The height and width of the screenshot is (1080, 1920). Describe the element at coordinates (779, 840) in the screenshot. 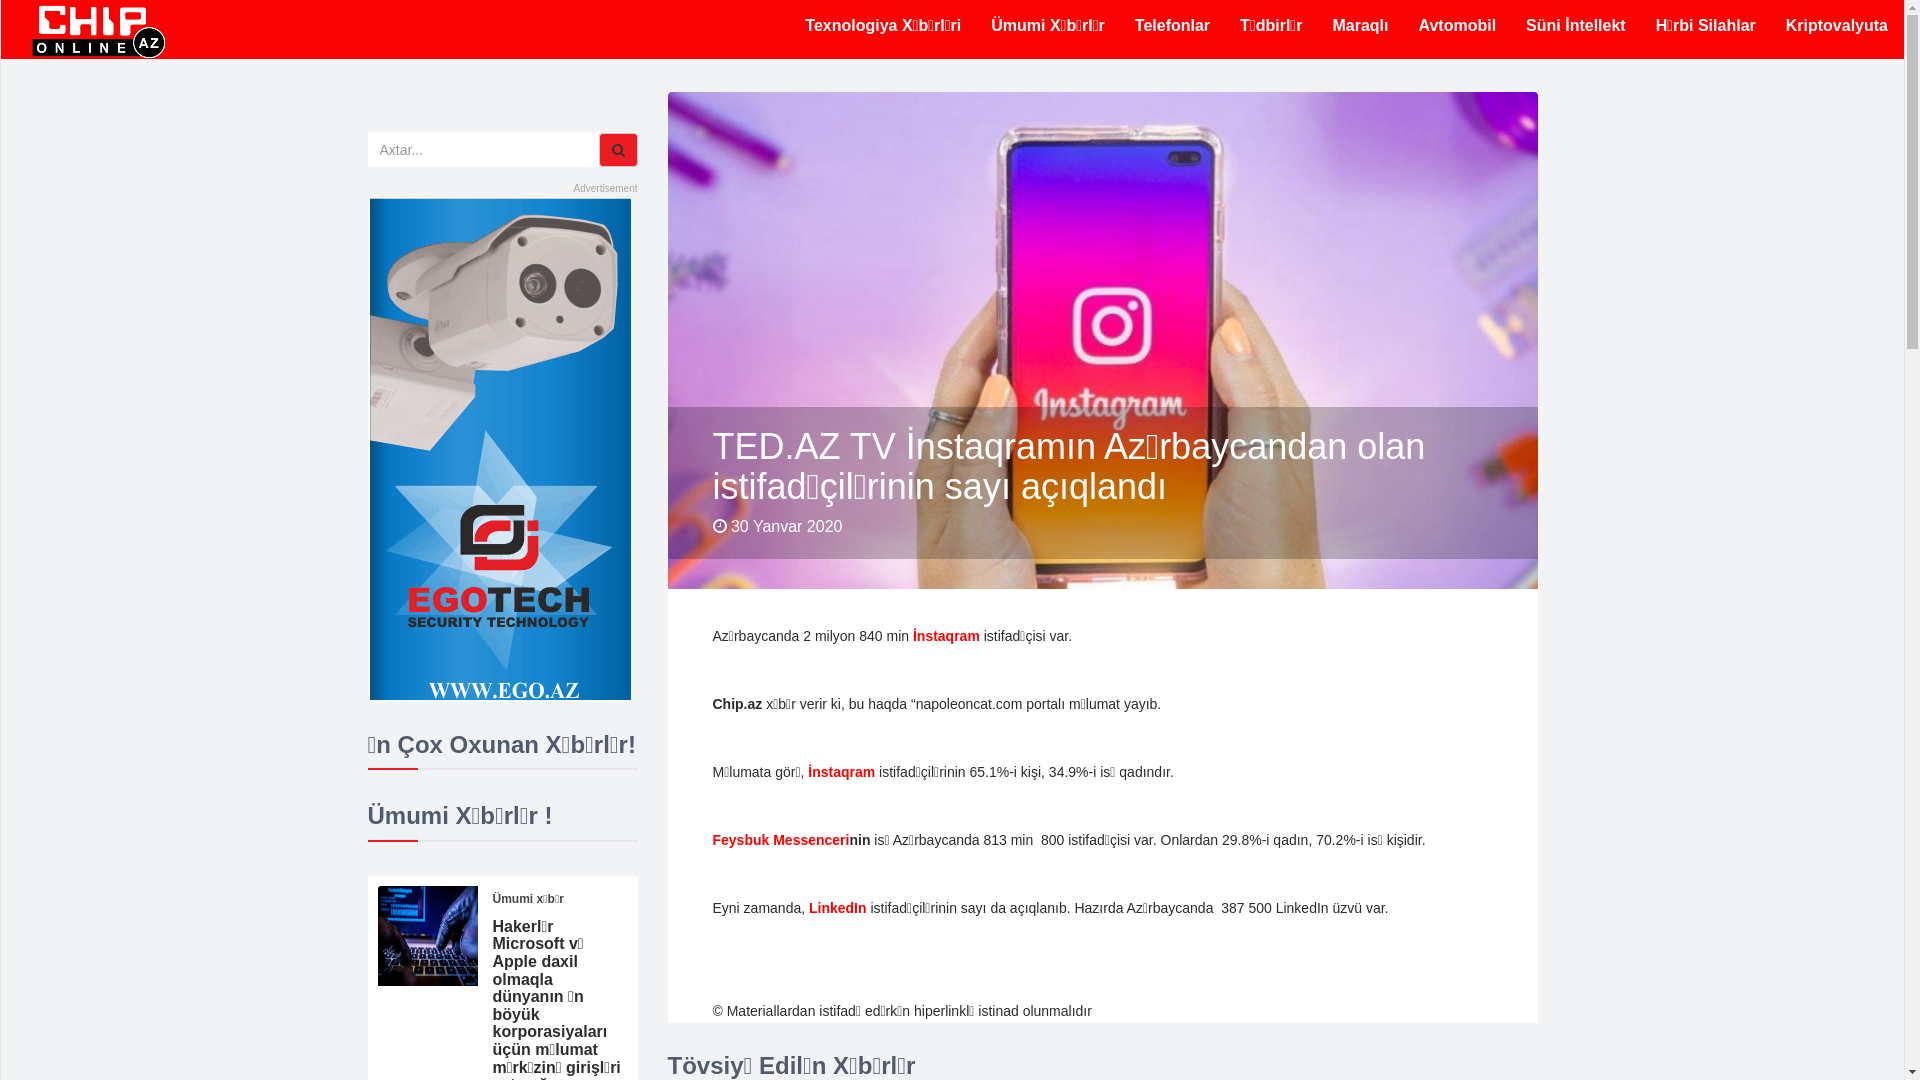

I see `'Feysbuk Messenceri'` at that location.